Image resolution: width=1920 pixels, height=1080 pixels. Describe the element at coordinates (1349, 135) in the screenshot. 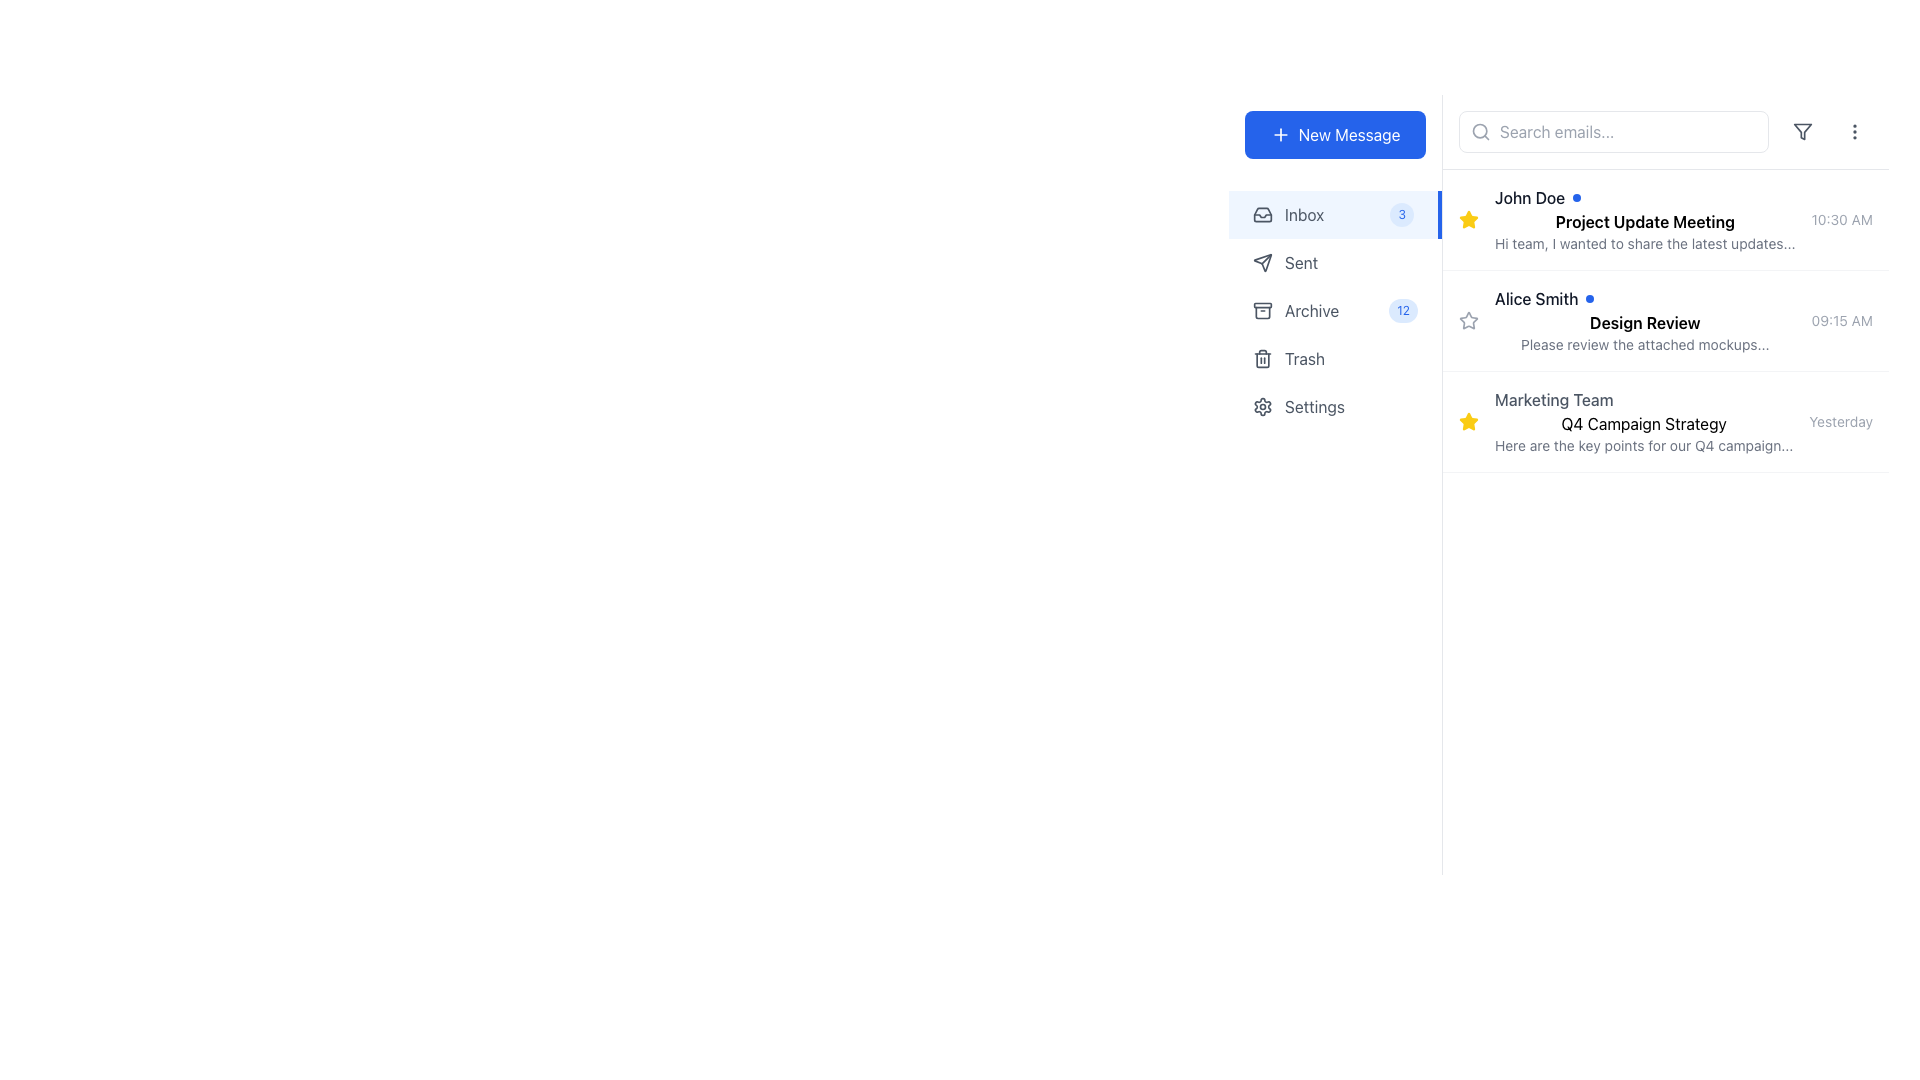

I see `the 'New Message' text label within the button, indicating its purpose to compose a new email or message` at that location.